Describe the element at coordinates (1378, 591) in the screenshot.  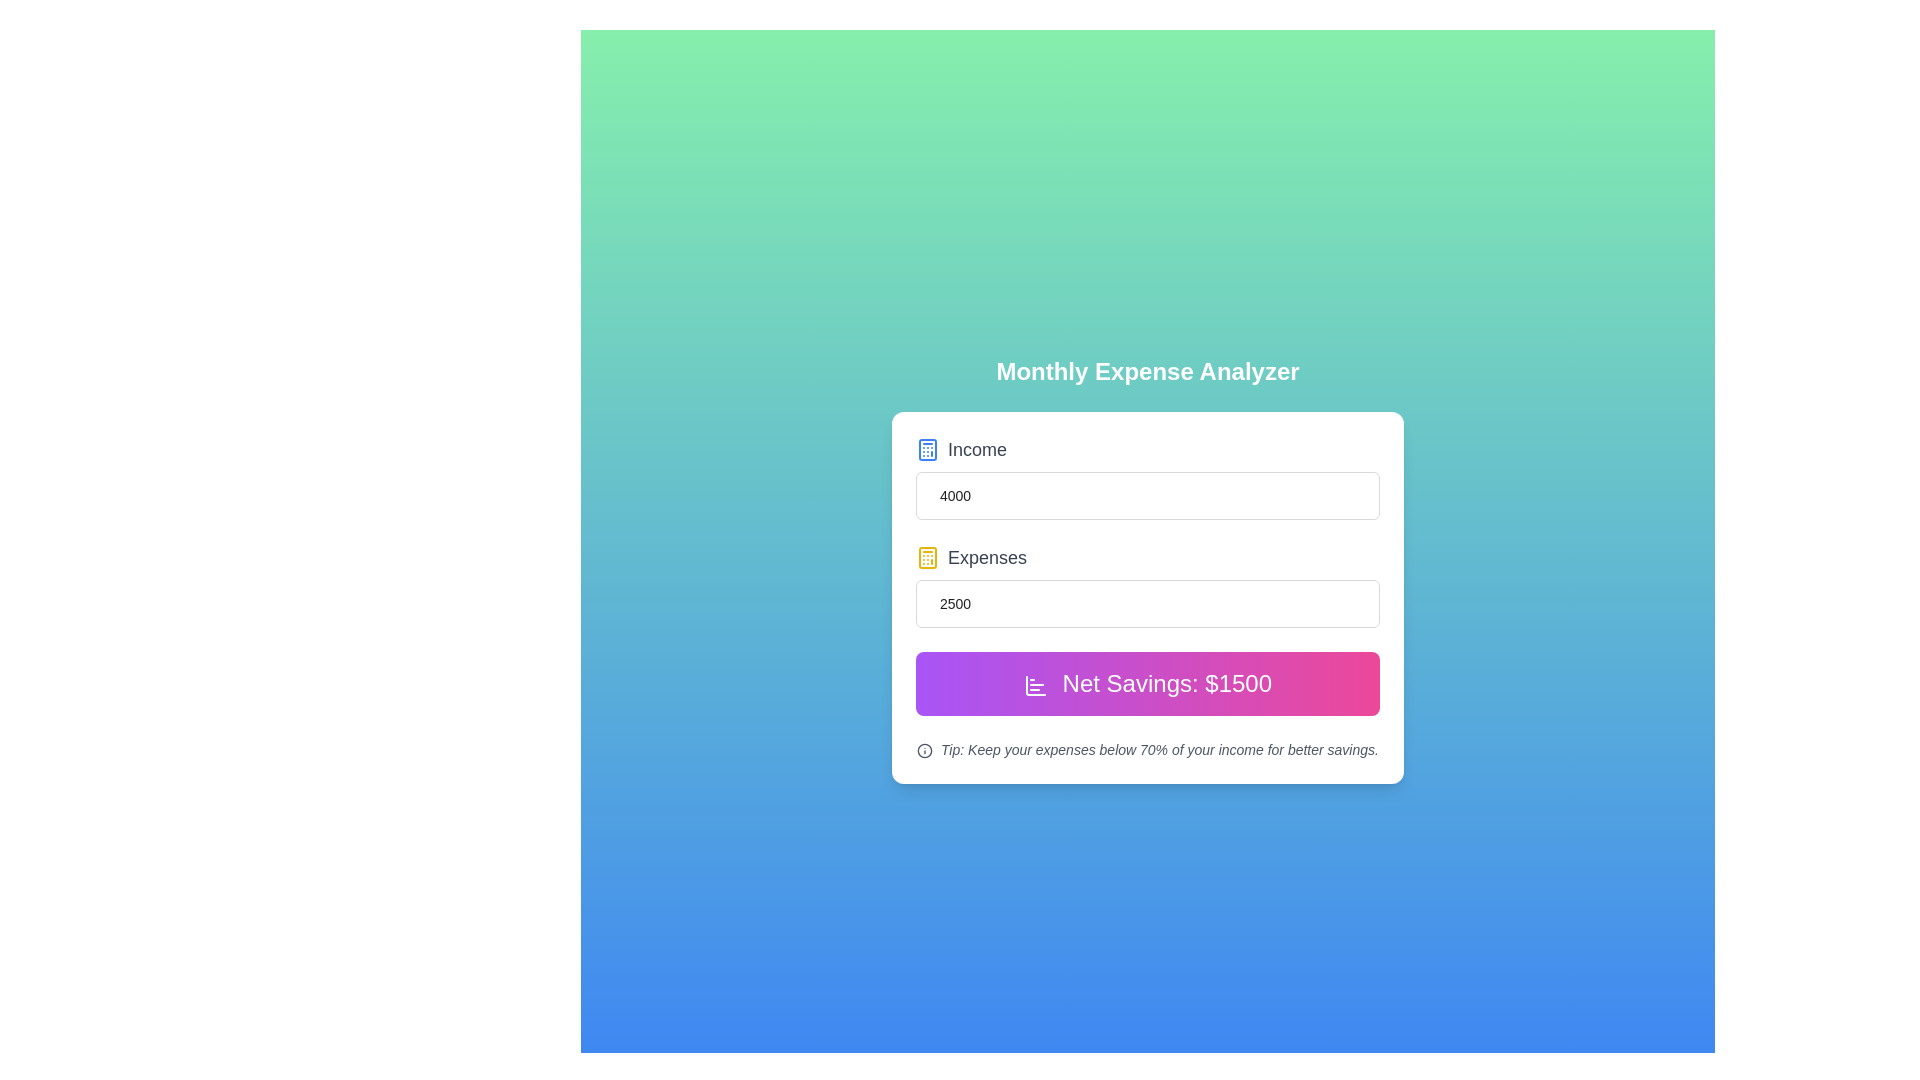
I see `the increment button located on the right side of the numeric input field for expenses to increase the numeric value` at that location.